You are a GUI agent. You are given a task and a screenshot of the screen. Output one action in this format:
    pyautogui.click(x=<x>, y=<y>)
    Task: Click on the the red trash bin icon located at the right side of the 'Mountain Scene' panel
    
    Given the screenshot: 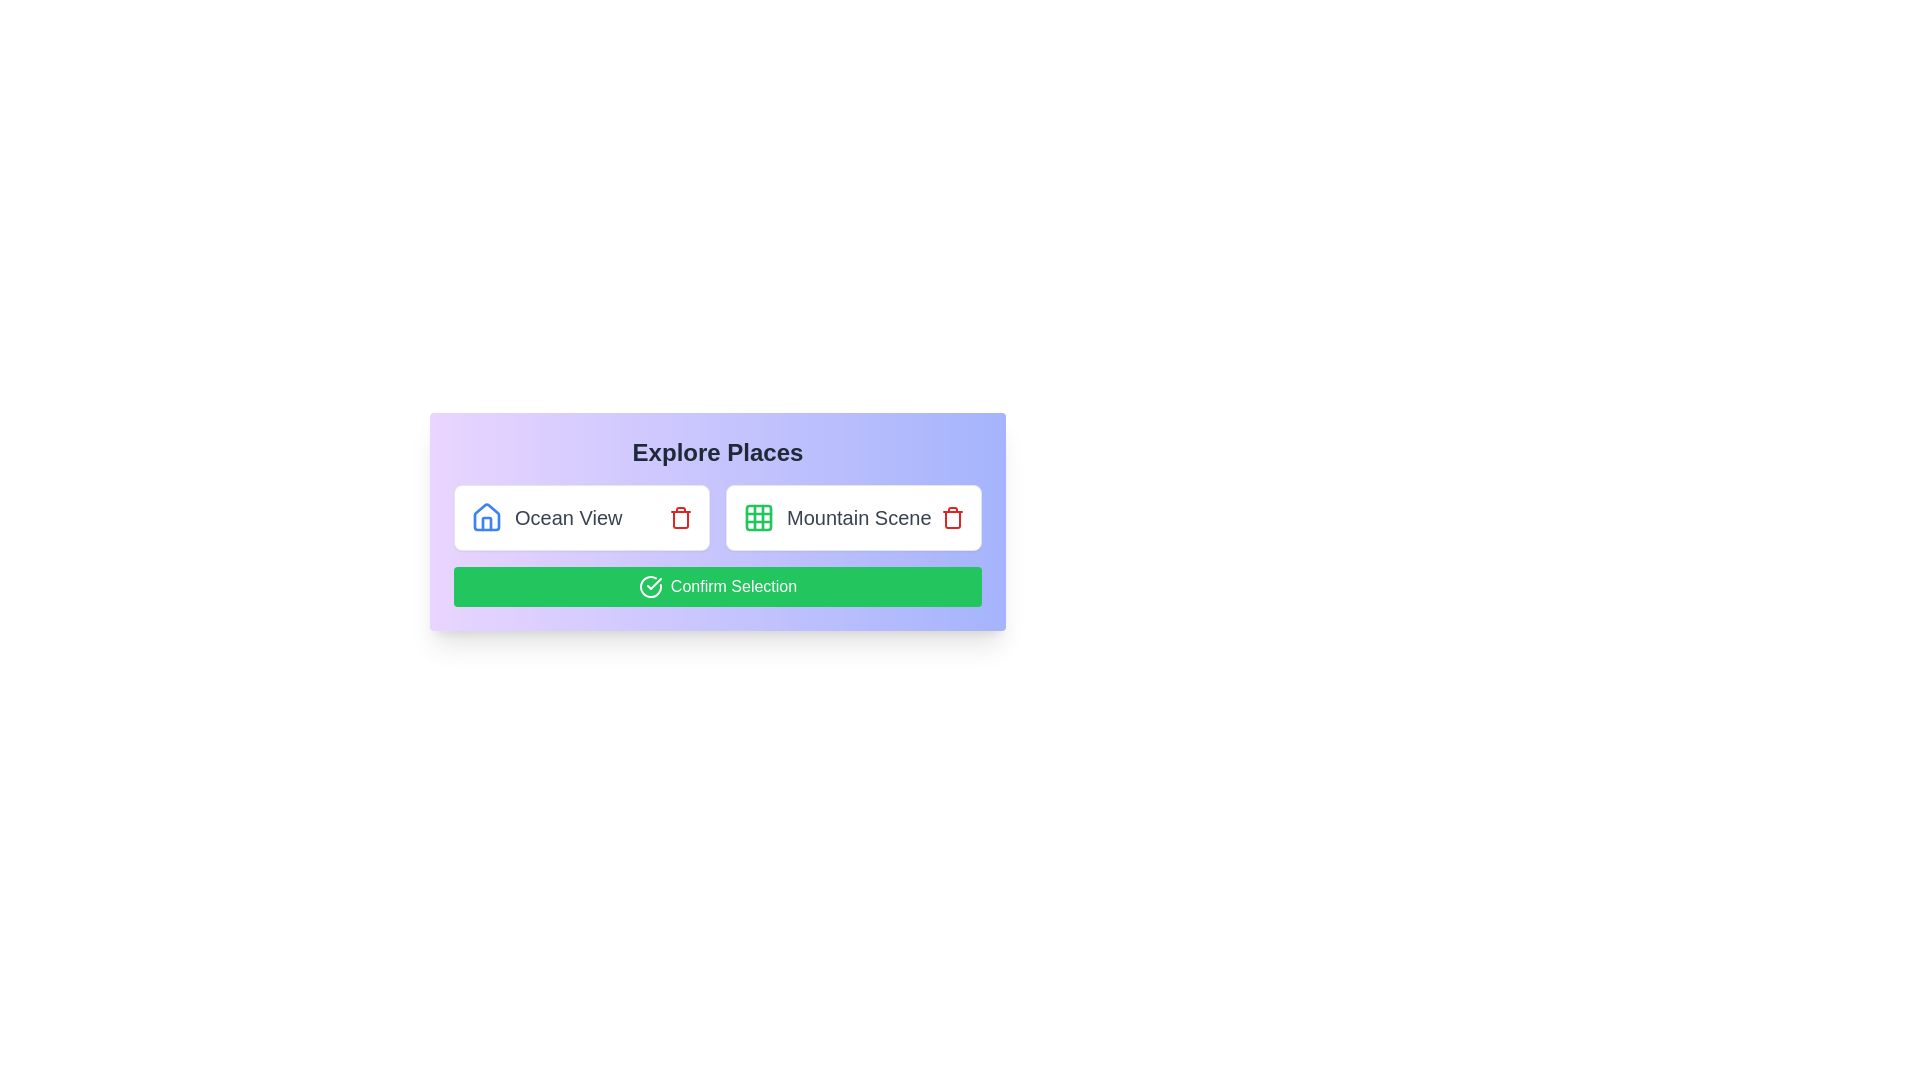 What is the action you would take?
    pyautogui.click(x=952, y=516)
    